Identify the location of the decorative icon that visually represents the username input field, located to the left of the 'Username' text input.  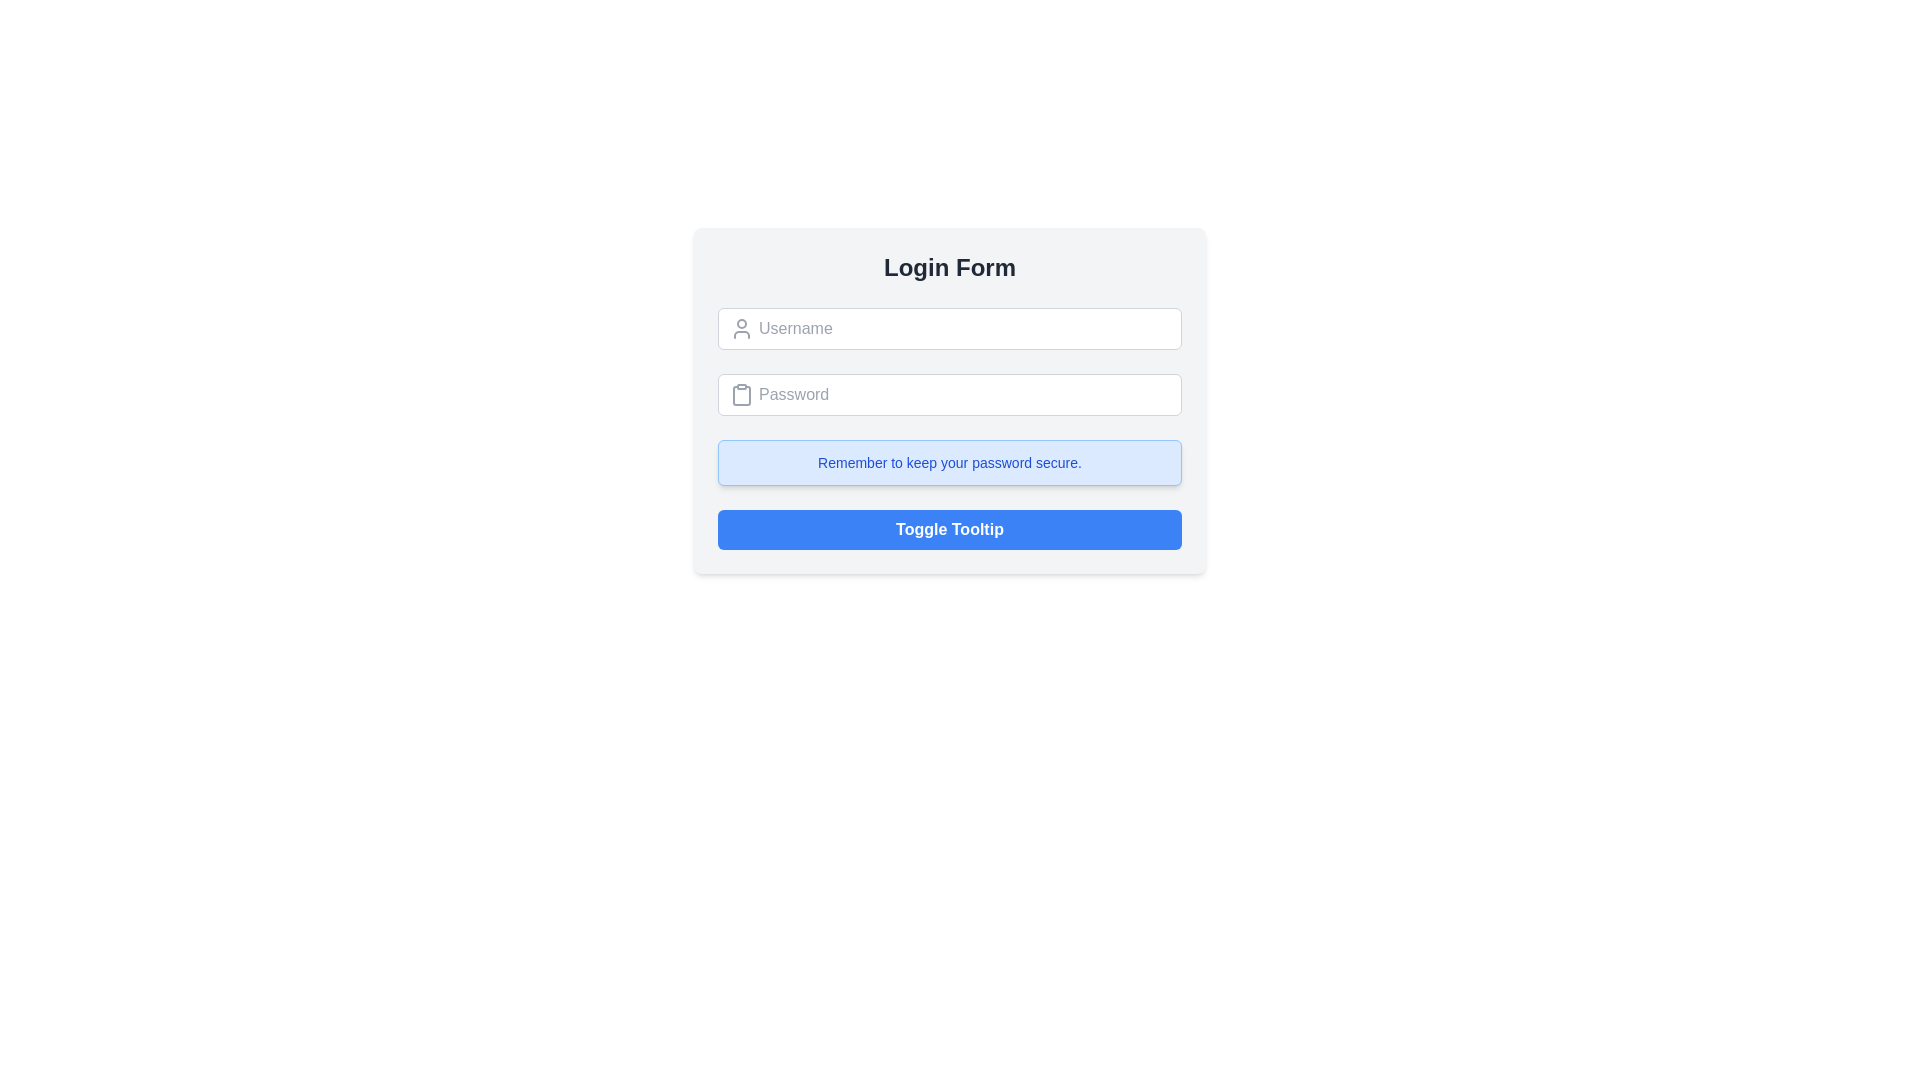
(741, 327).